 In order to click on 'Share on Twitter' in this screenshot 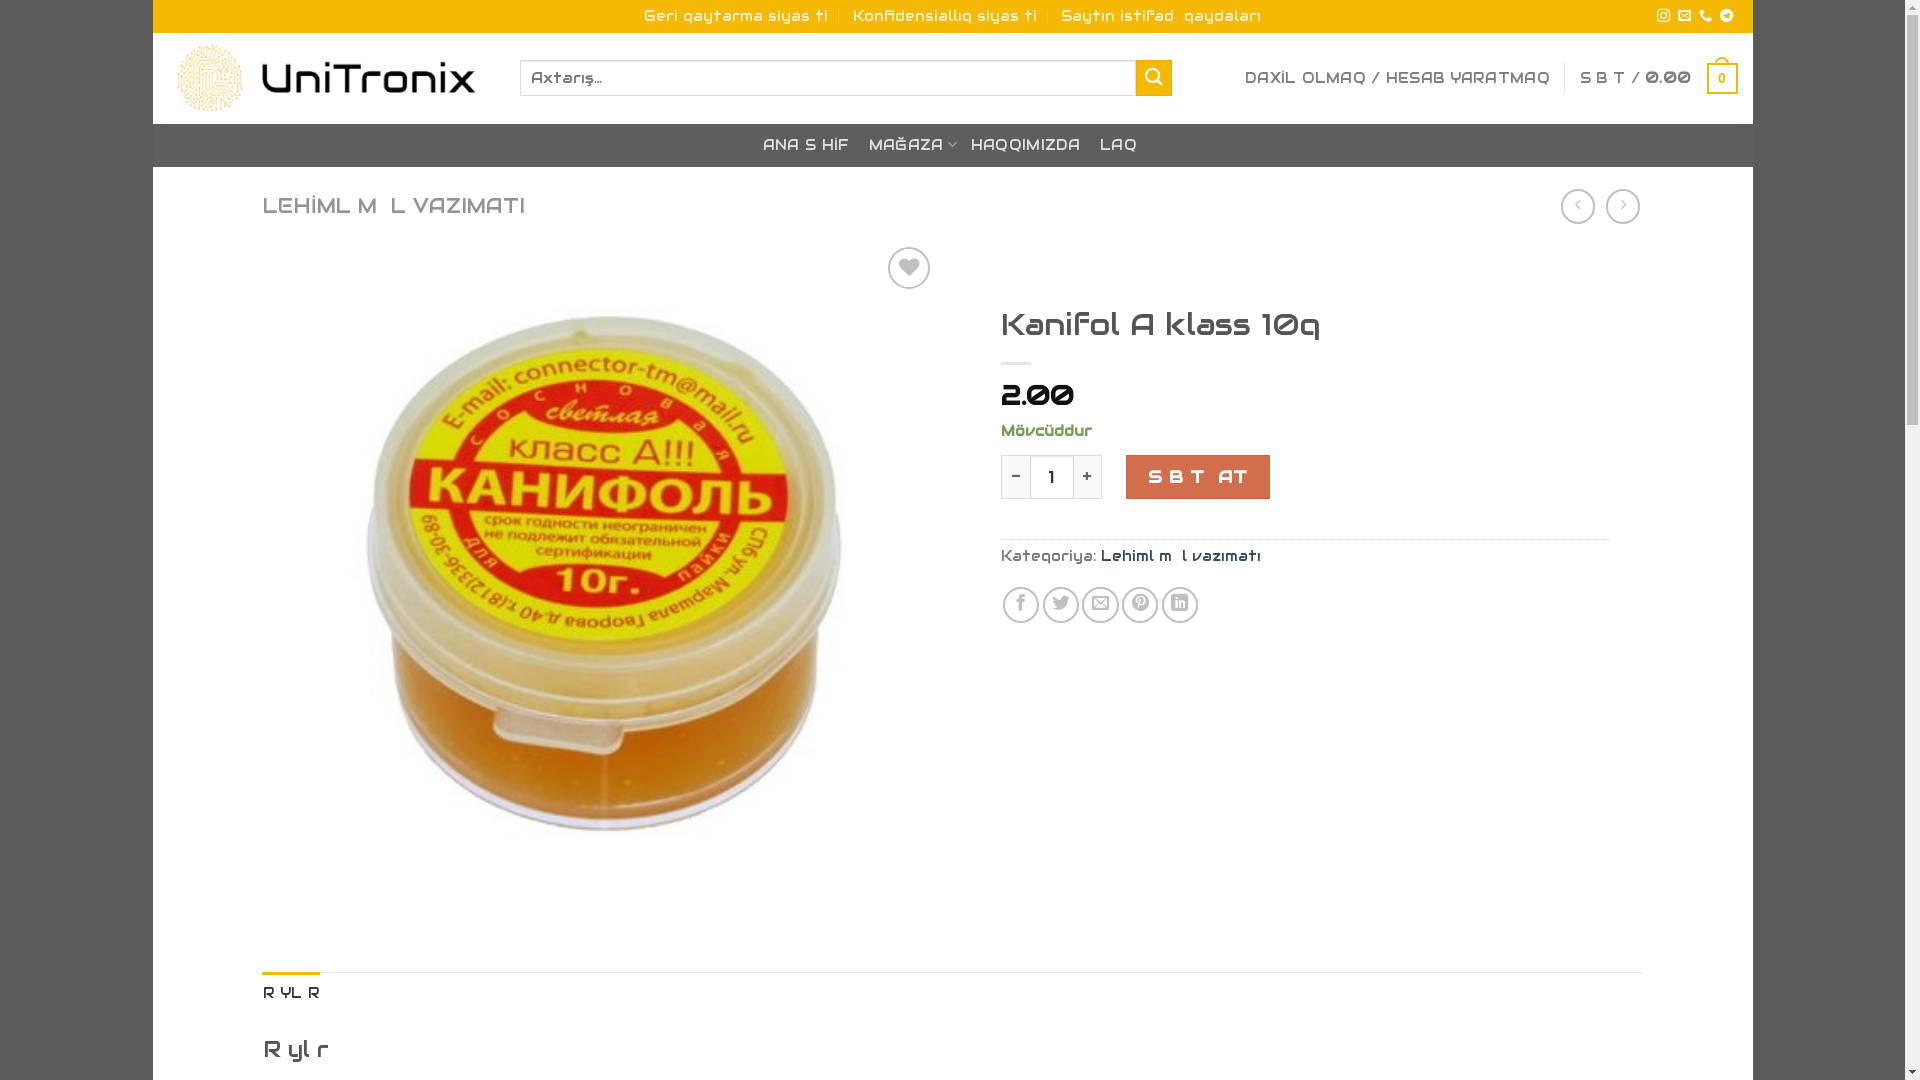, I will do `click(1059, 604)`.